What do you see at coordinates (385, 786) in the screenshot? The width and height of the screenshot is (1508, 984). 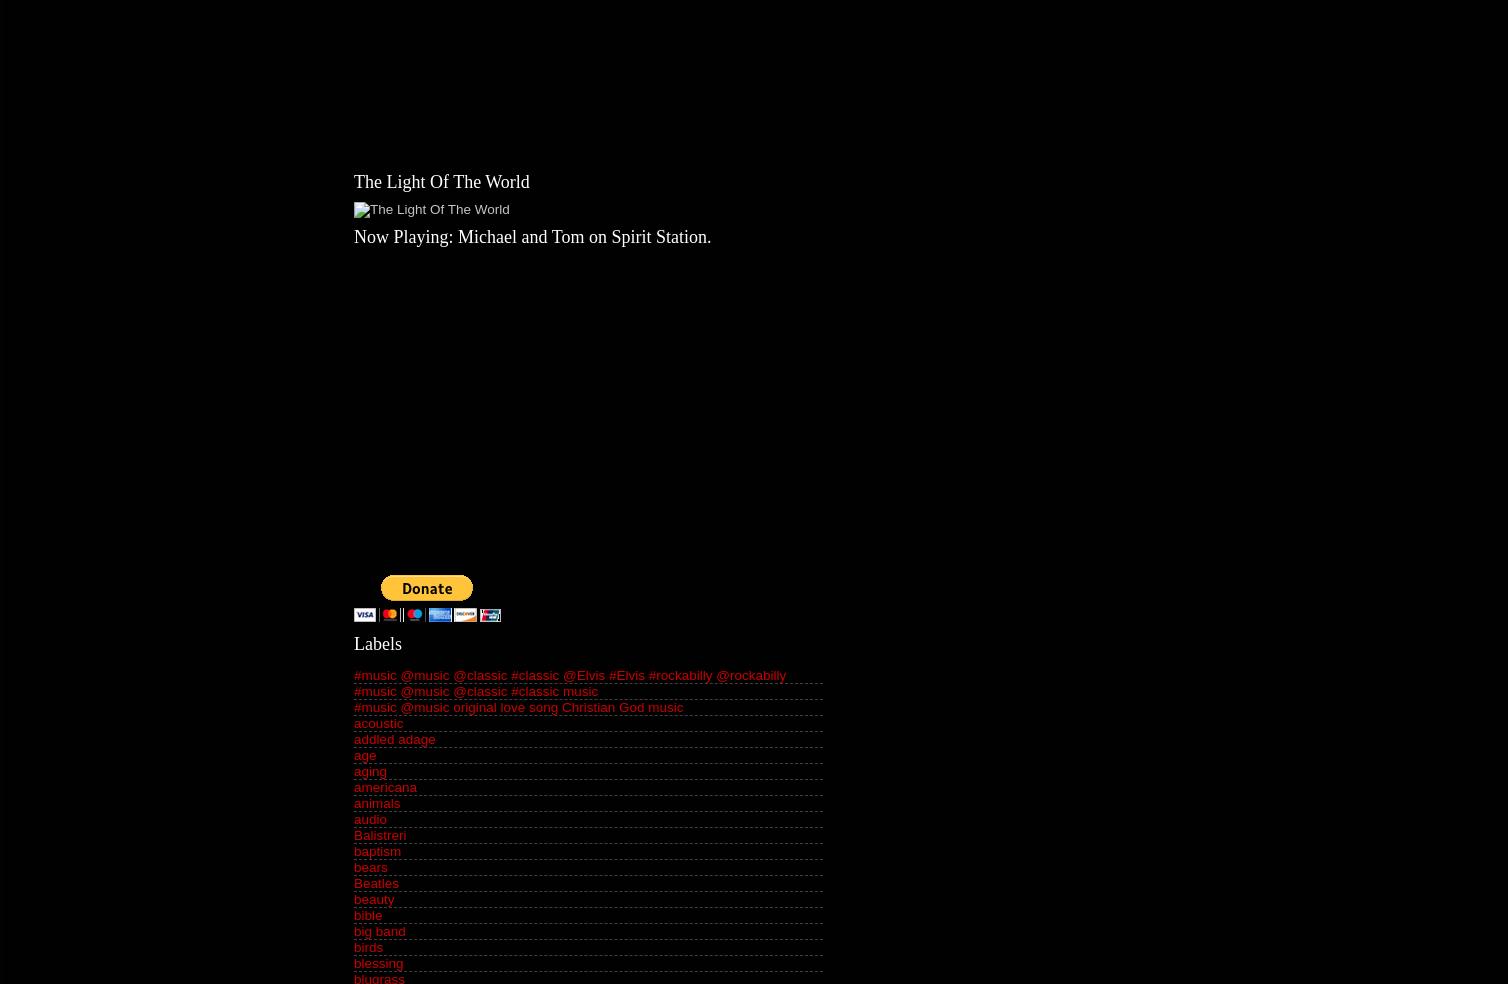 I see `'americana'` at bounding box center [385, 786].